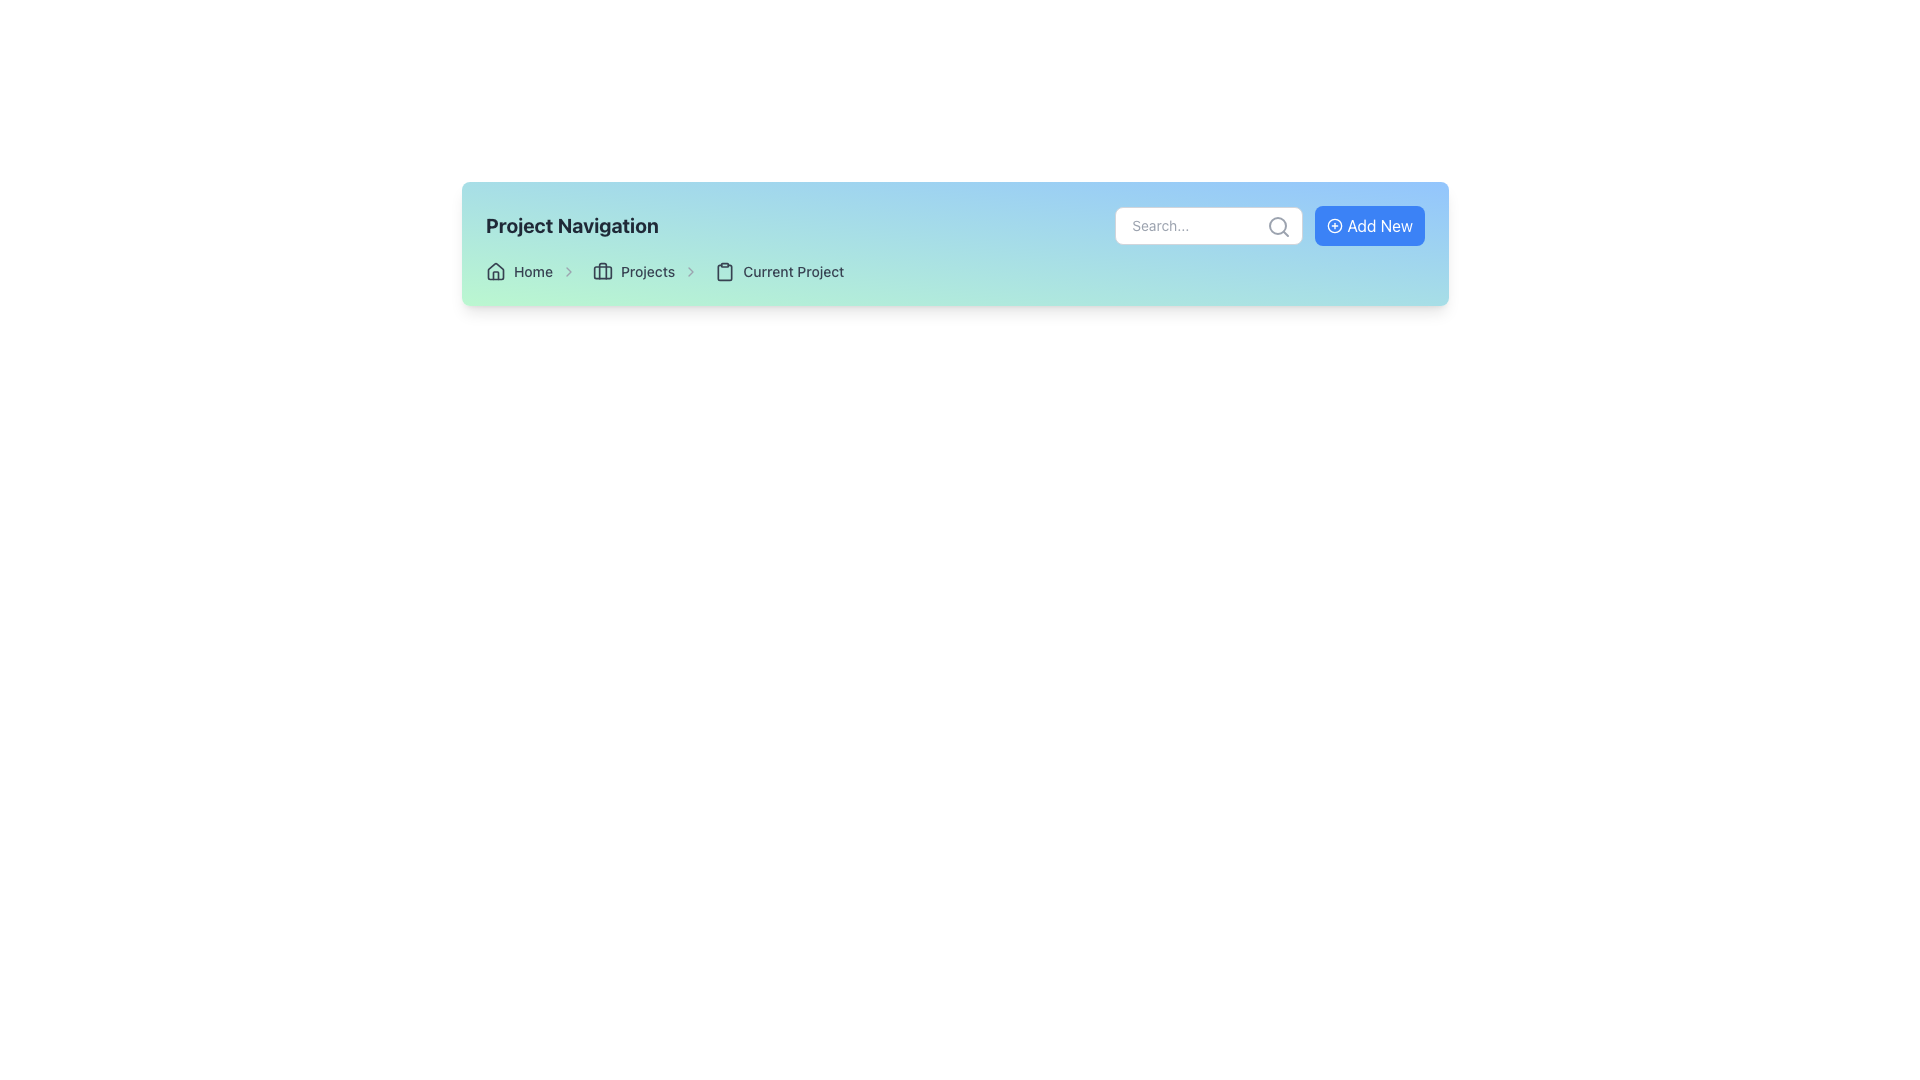  What do you see at coordinates (531, 272) in the screenshot?
I see `the first breadcrumb item in the navigation bar that represents the homepage of the website` at bounding box center [531, 272].